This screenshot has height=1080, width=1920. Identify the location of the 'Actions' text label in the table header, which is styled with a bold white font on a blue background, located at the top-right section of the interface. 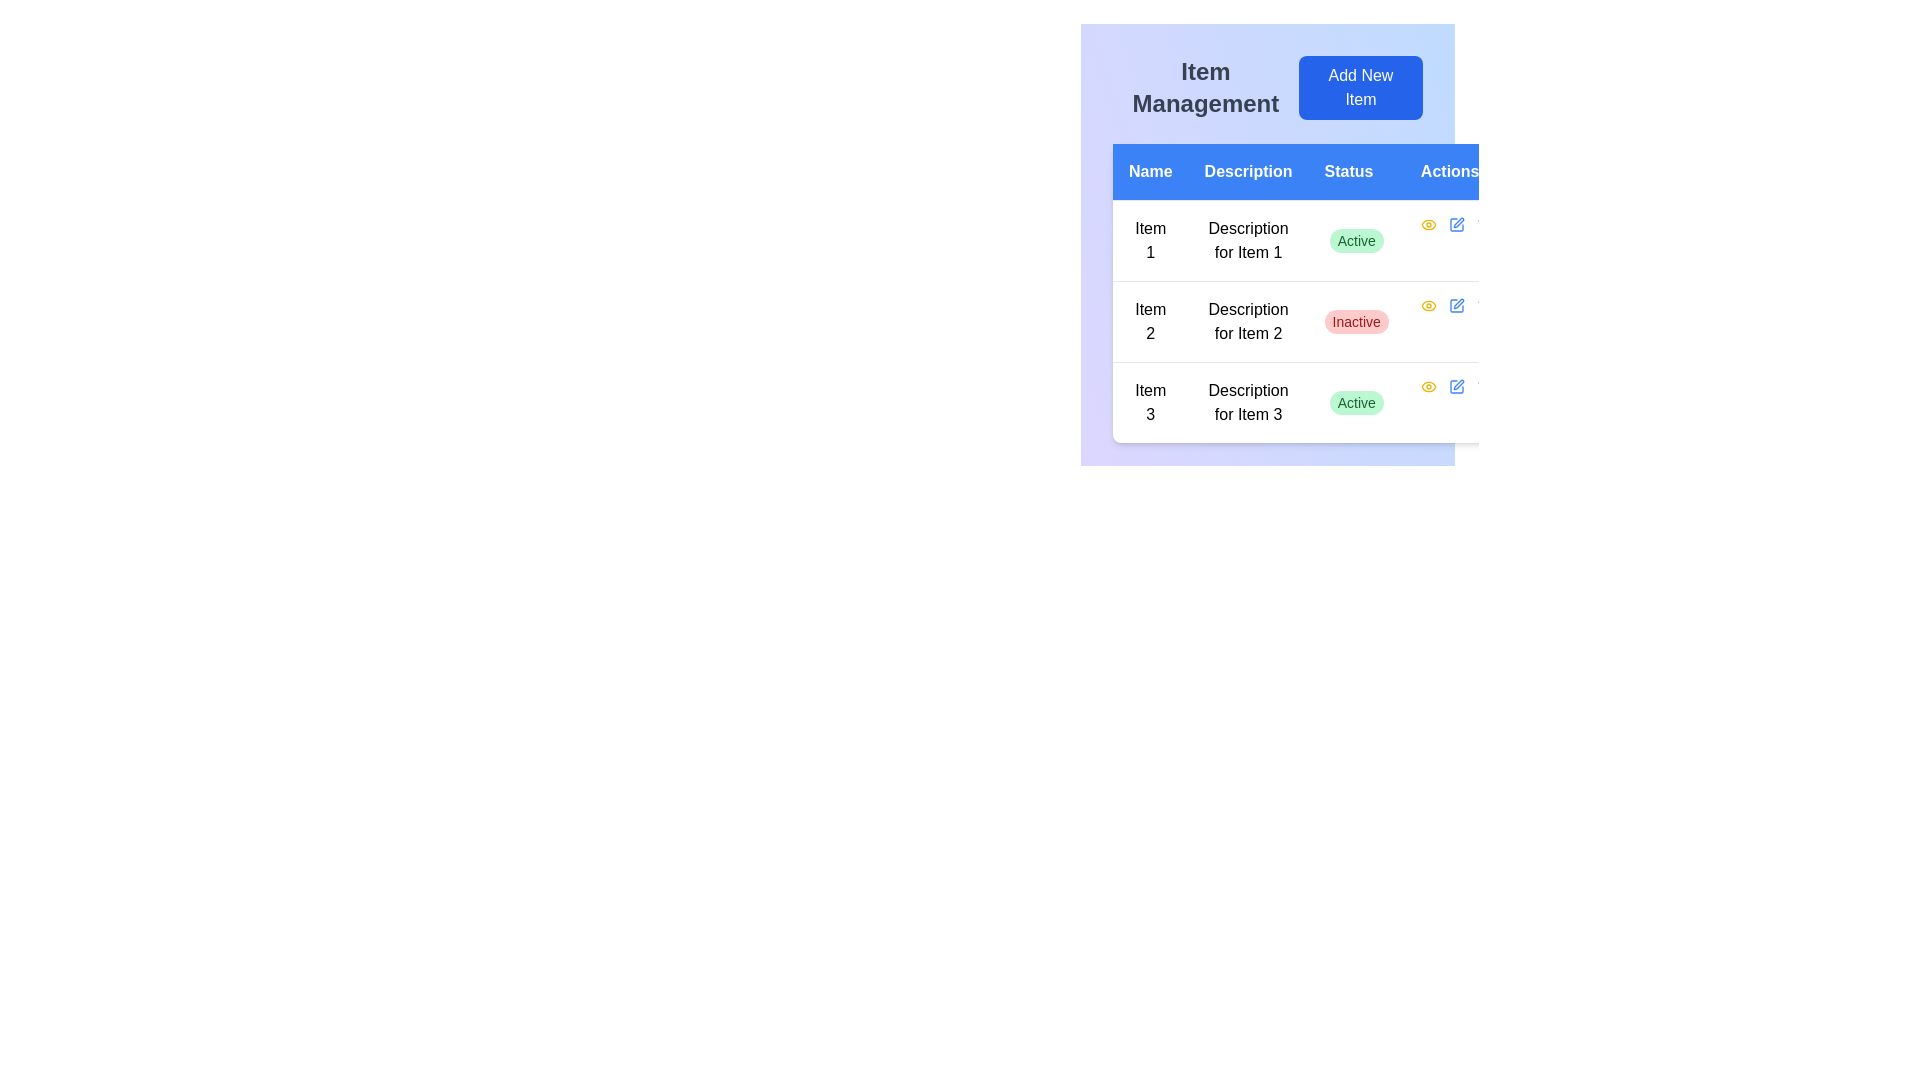
(1456, 171).